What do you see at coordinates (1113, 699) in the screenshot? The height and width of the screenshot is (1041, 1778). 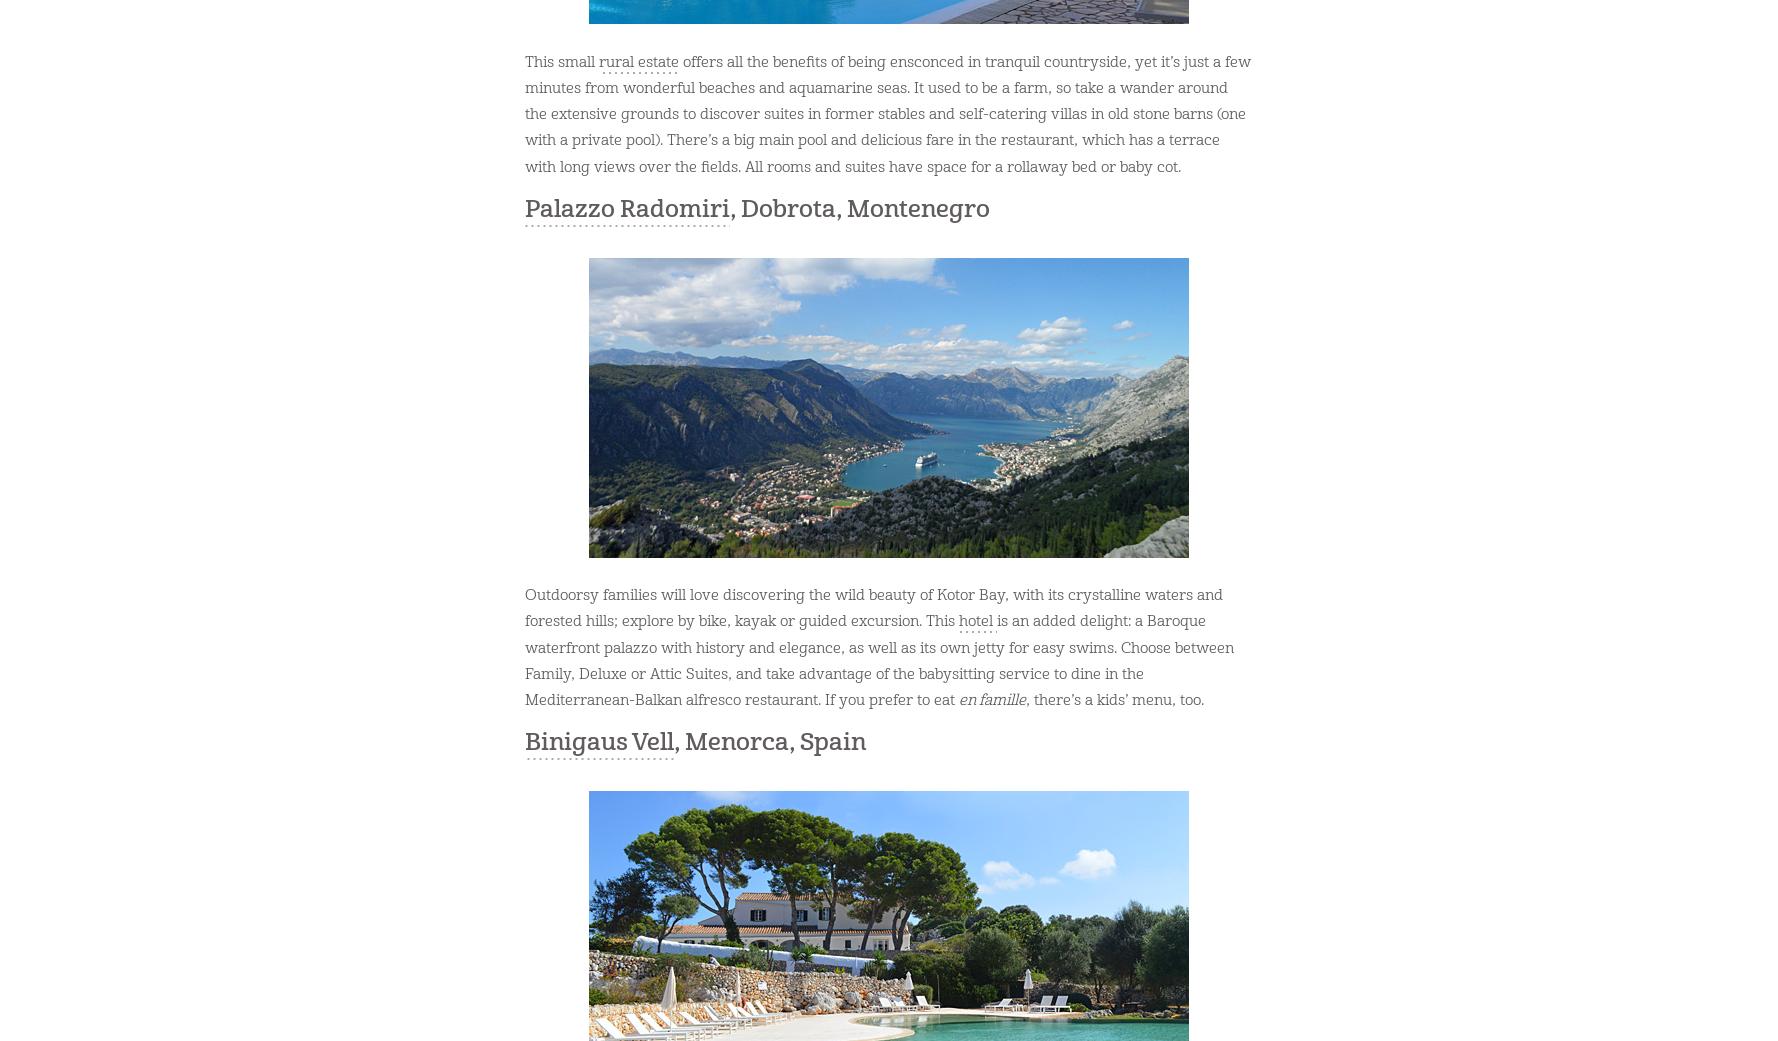 I see `', there’s a kids’ menu, too.'` at bounding box center [1113, 699].